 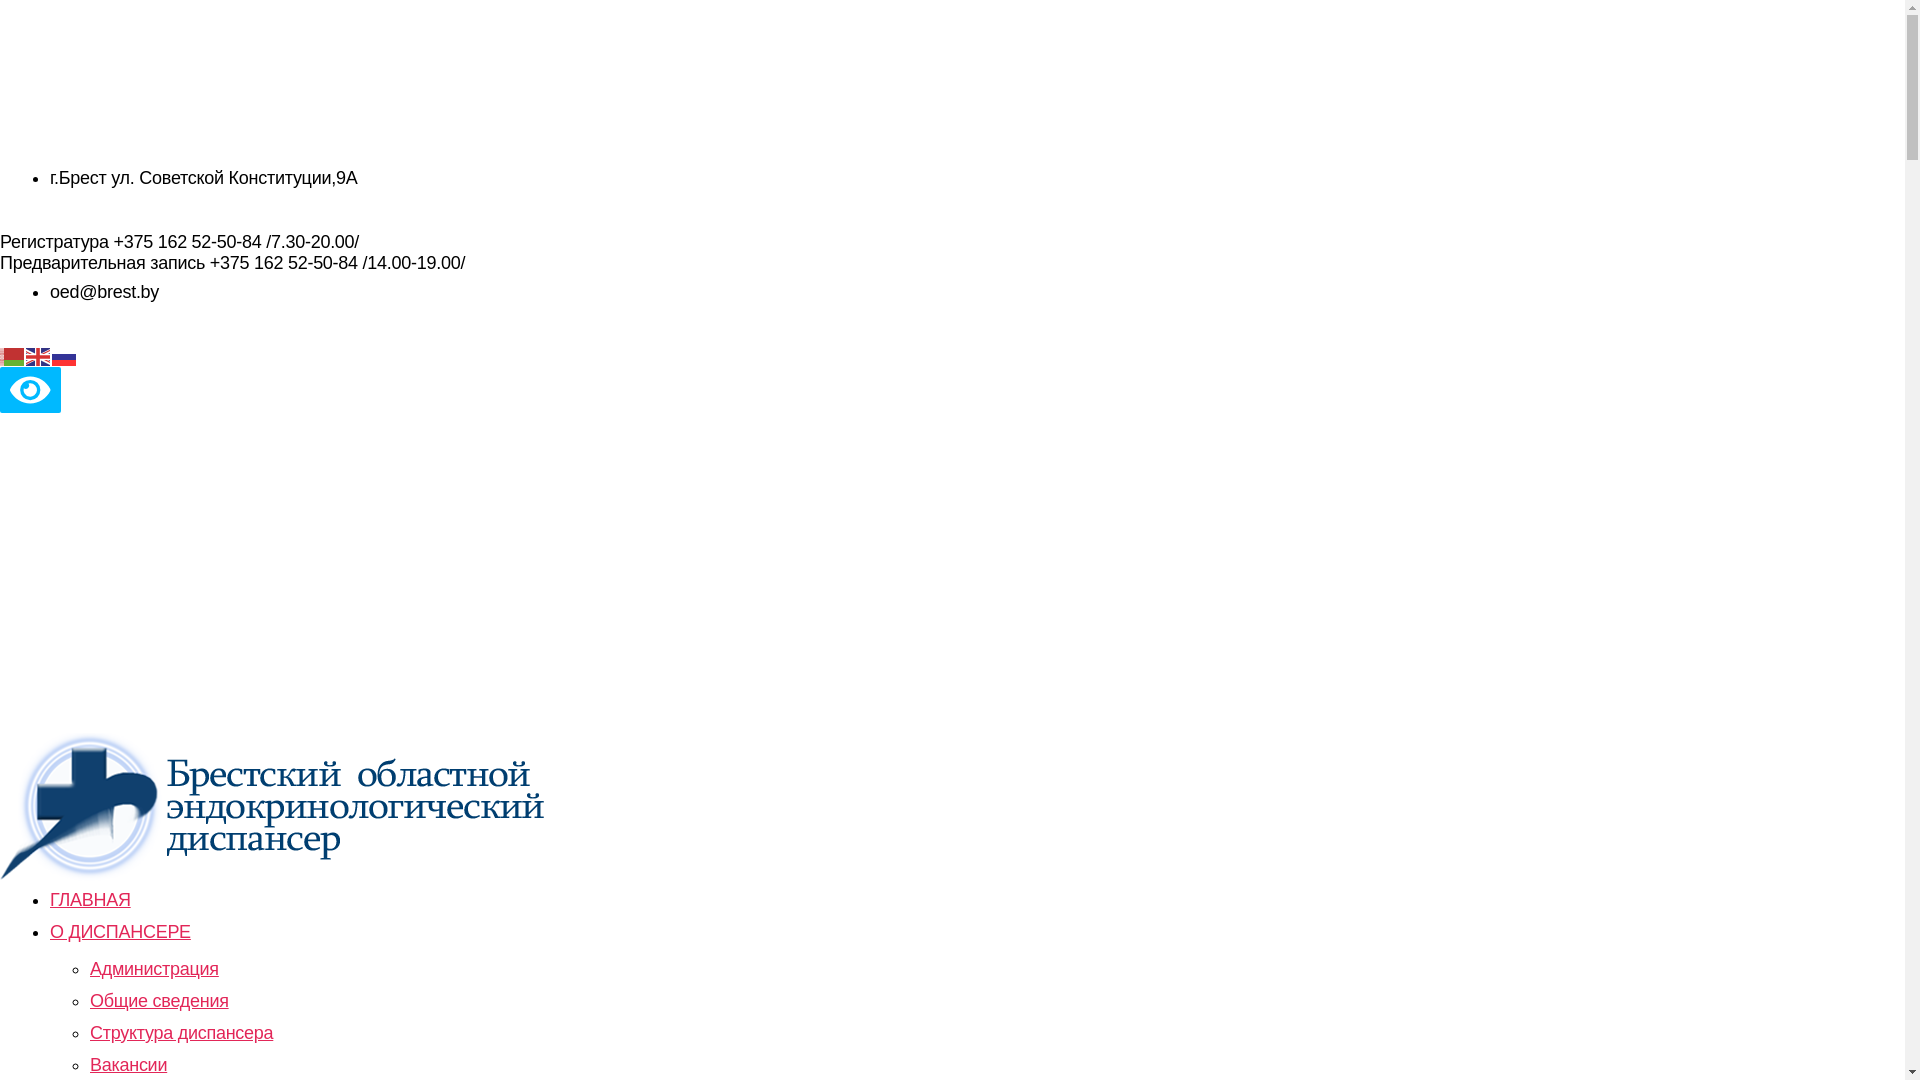 What do you see at coordinates (38, 354) in the screenshot?
I see `'English'` at bounding box center [38, 354].